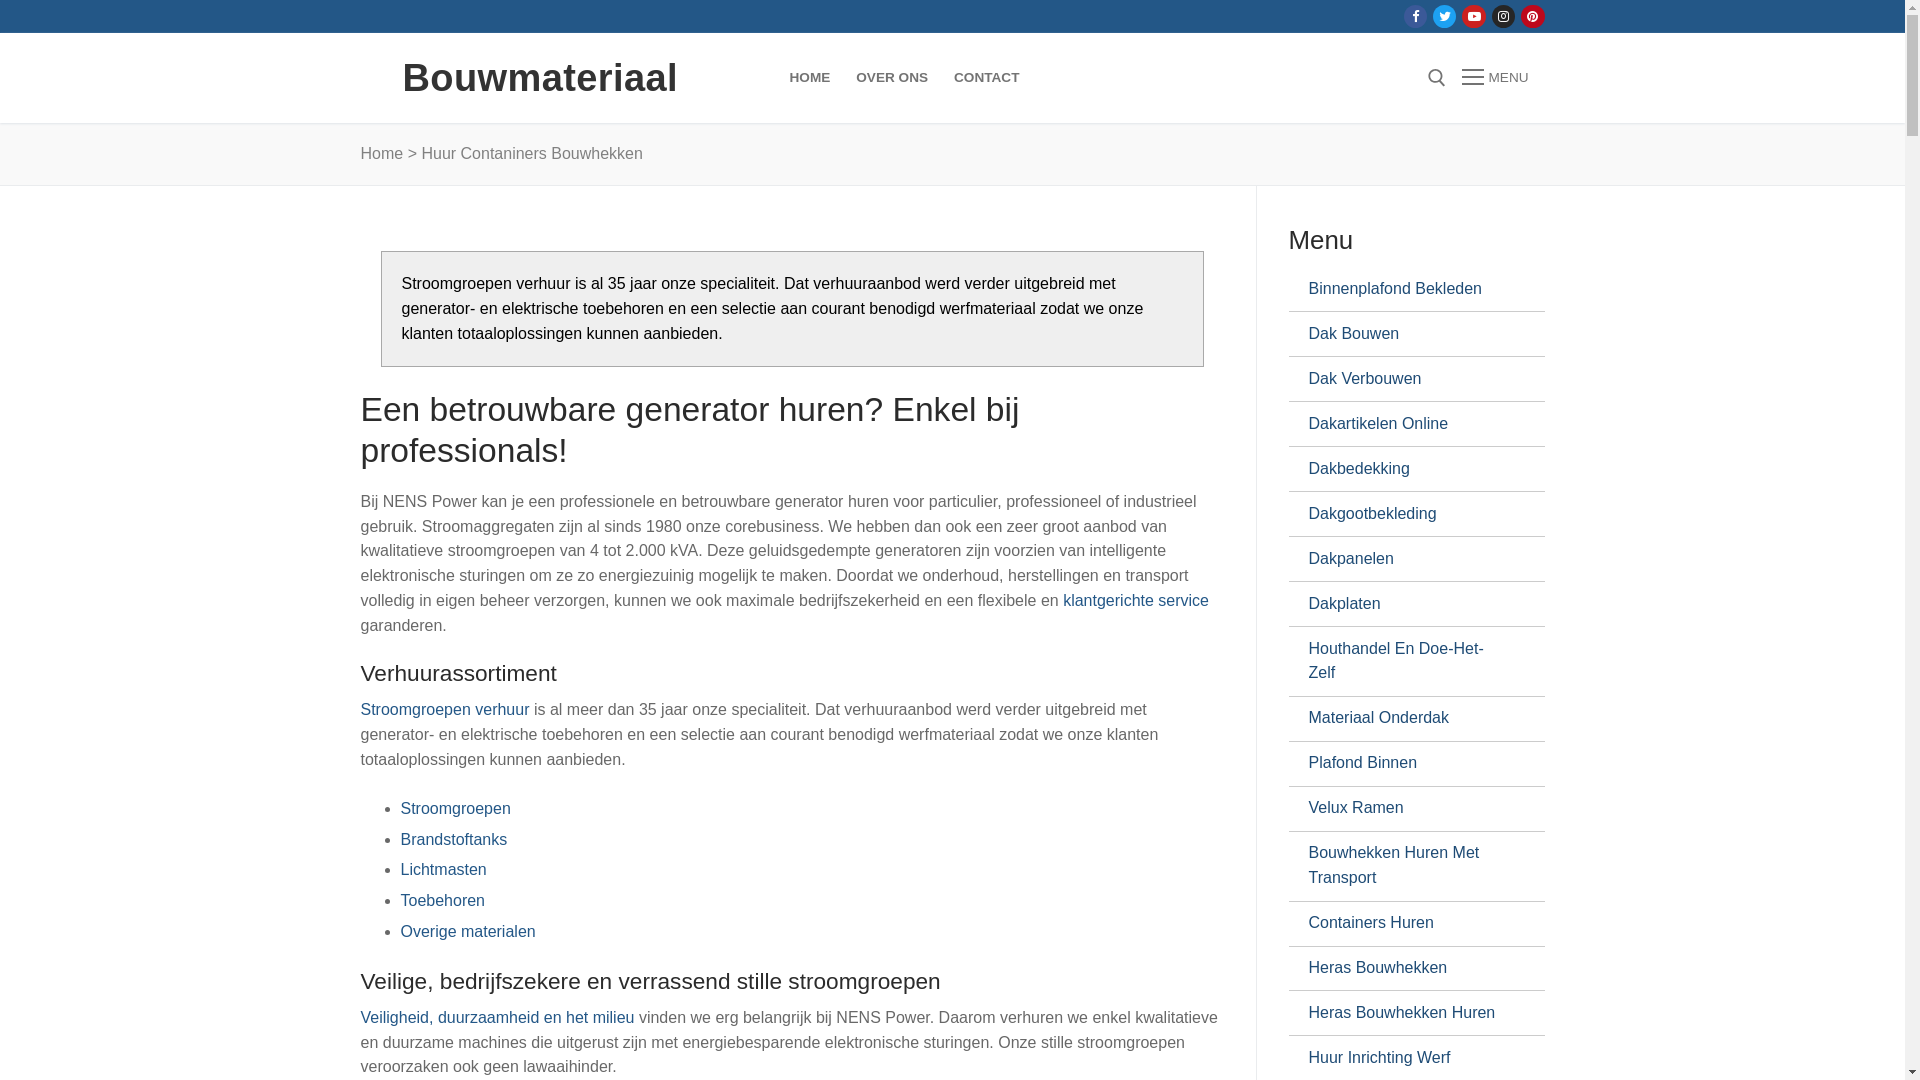 This screenshot has height=1080, width=1920. I want to click on 'Houthandel En Doe-Het-Zelf', so click(1406, 661).